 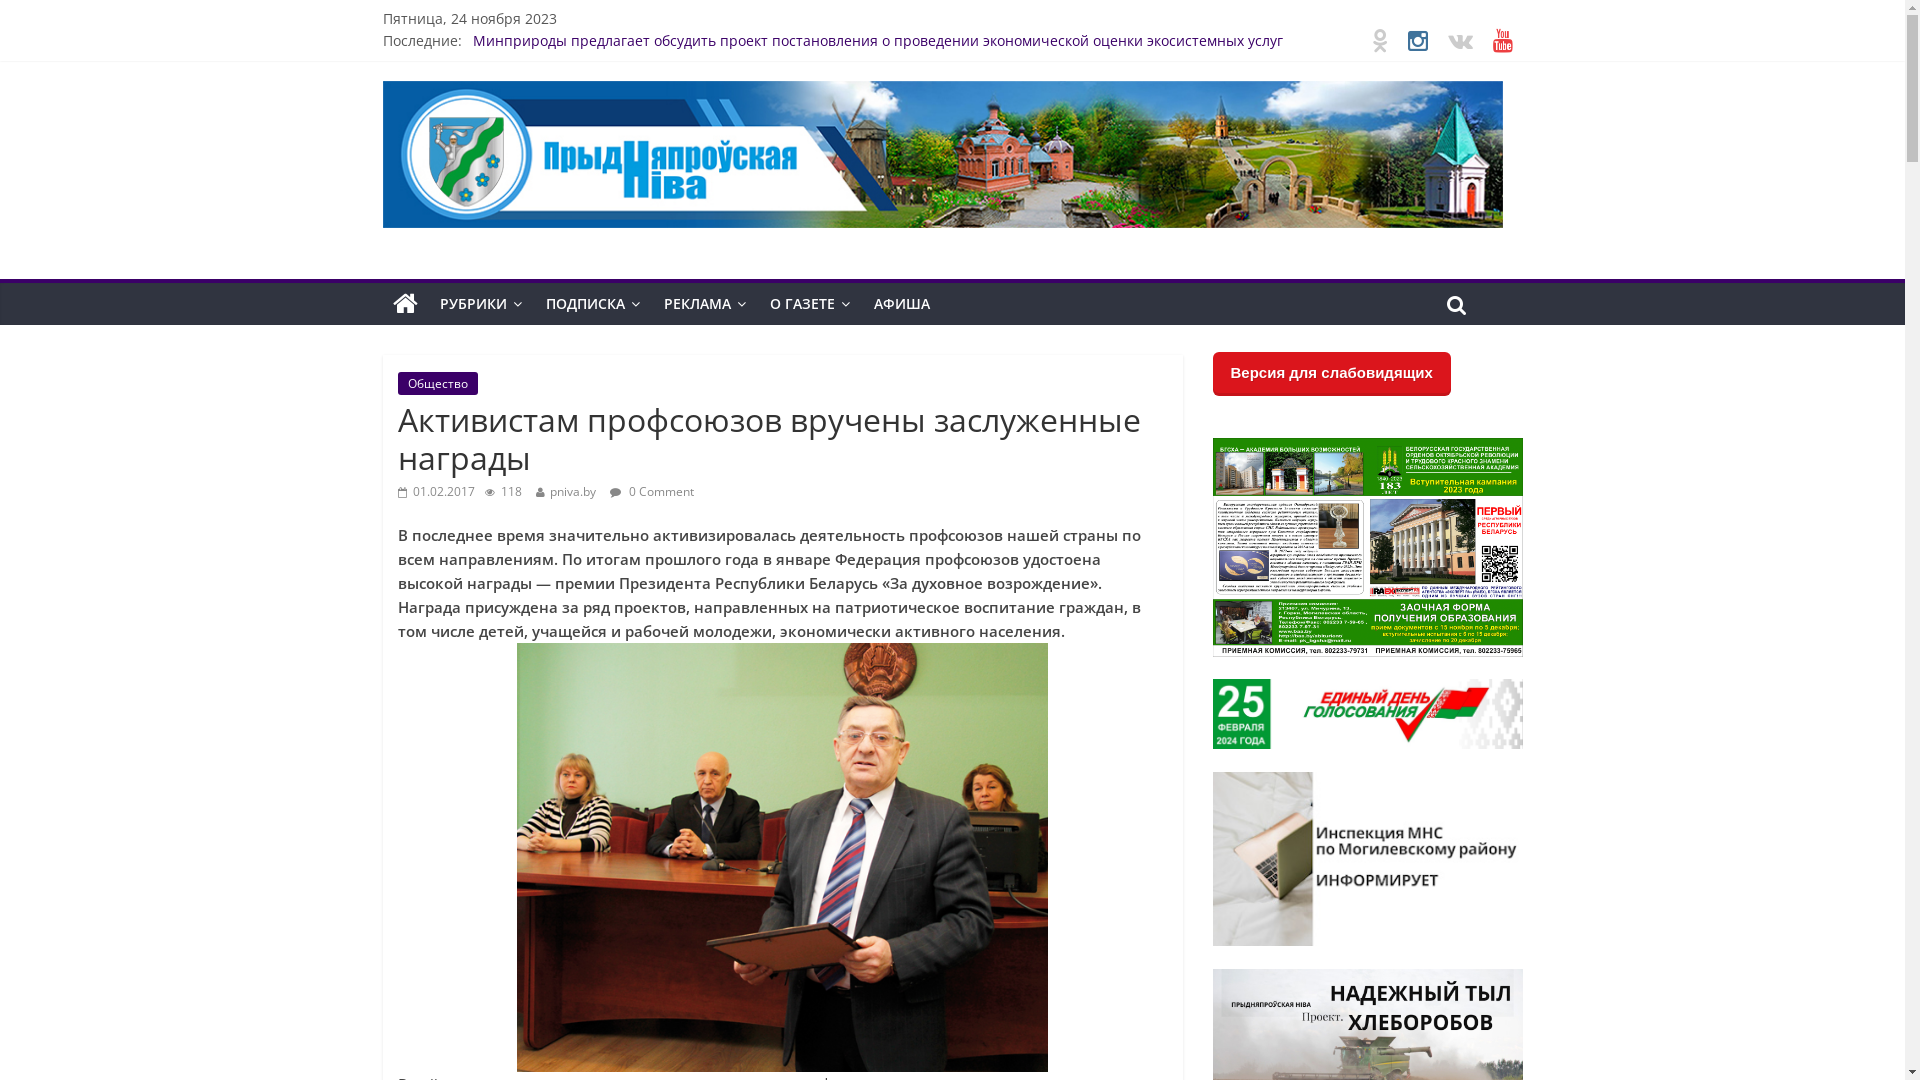 What do you see at coordinates (502, 490) in the screenshot?
I see `'118'` at bounding box center [502, 490].